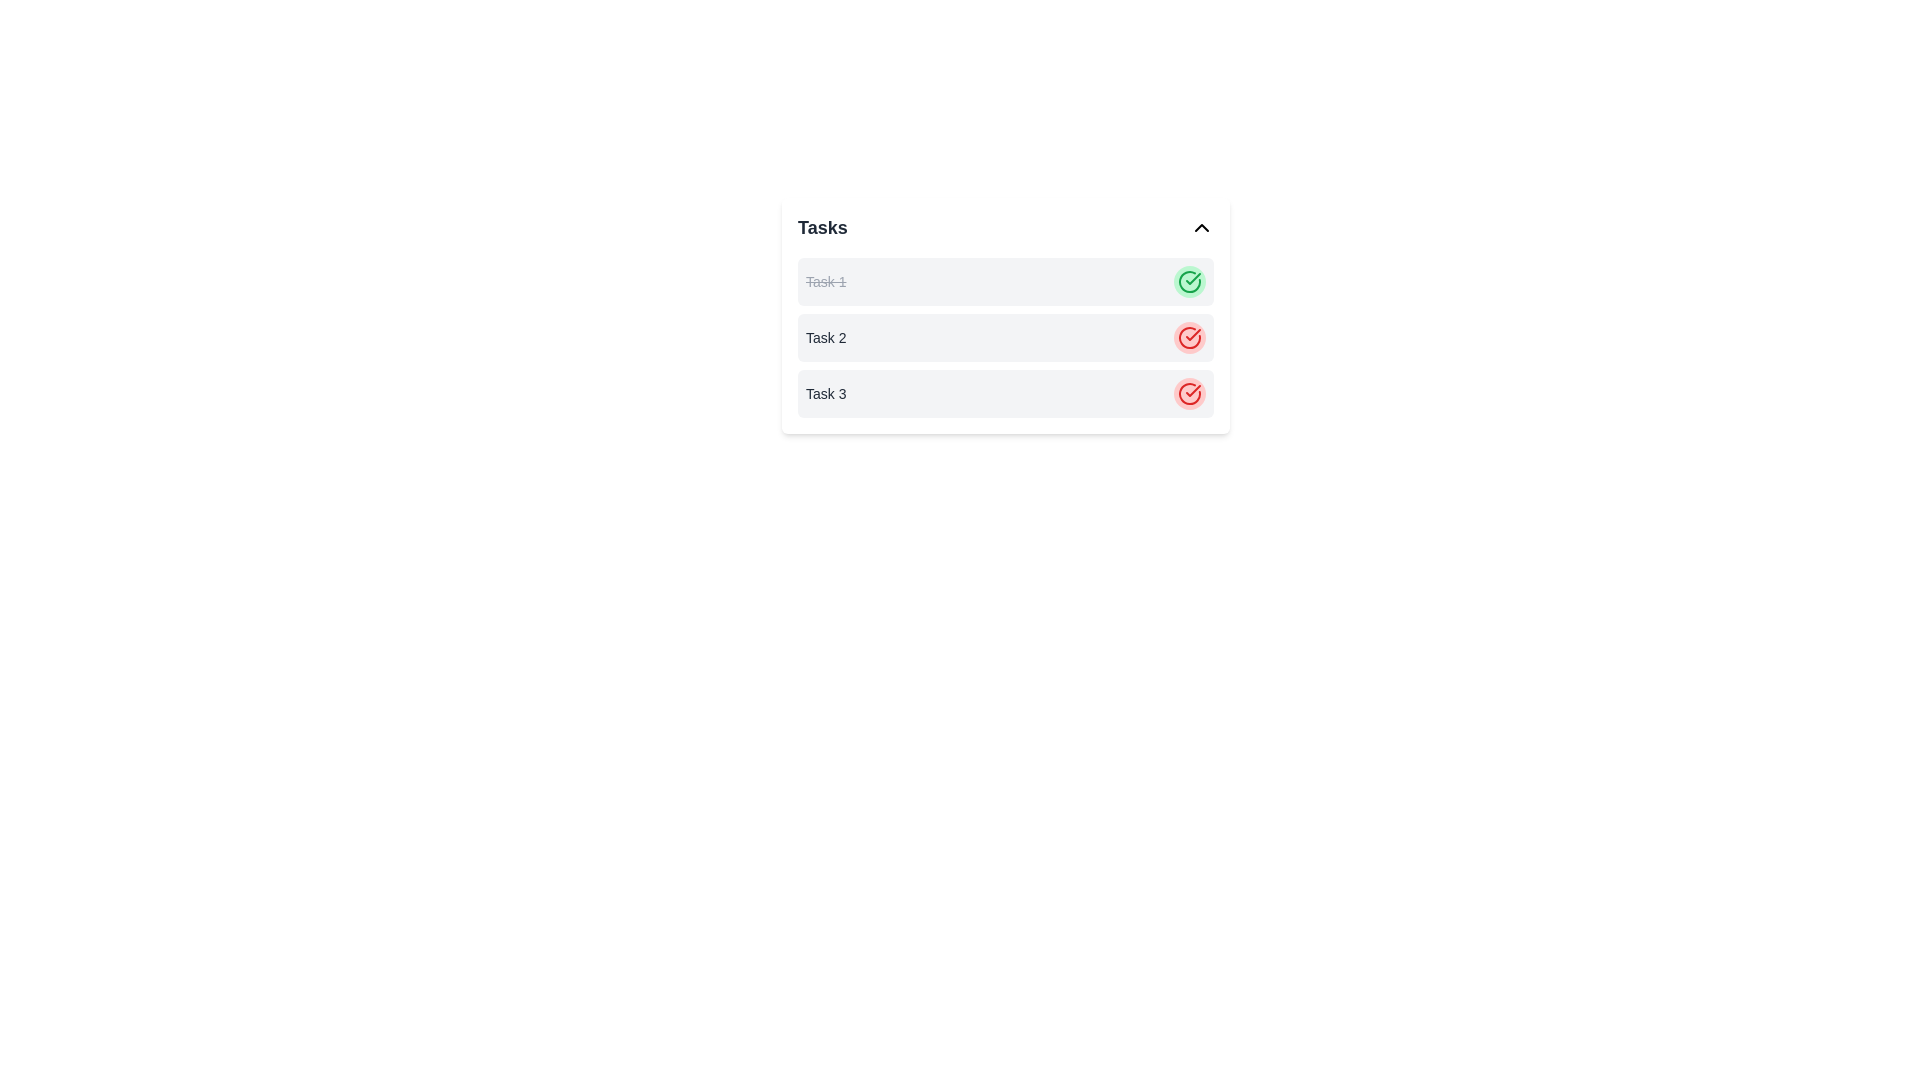  I want to click on the second task item in the list that contains a button for modifying or marking the task state, which is visually centered within the 'Tasks' card, so click(1006, 337).